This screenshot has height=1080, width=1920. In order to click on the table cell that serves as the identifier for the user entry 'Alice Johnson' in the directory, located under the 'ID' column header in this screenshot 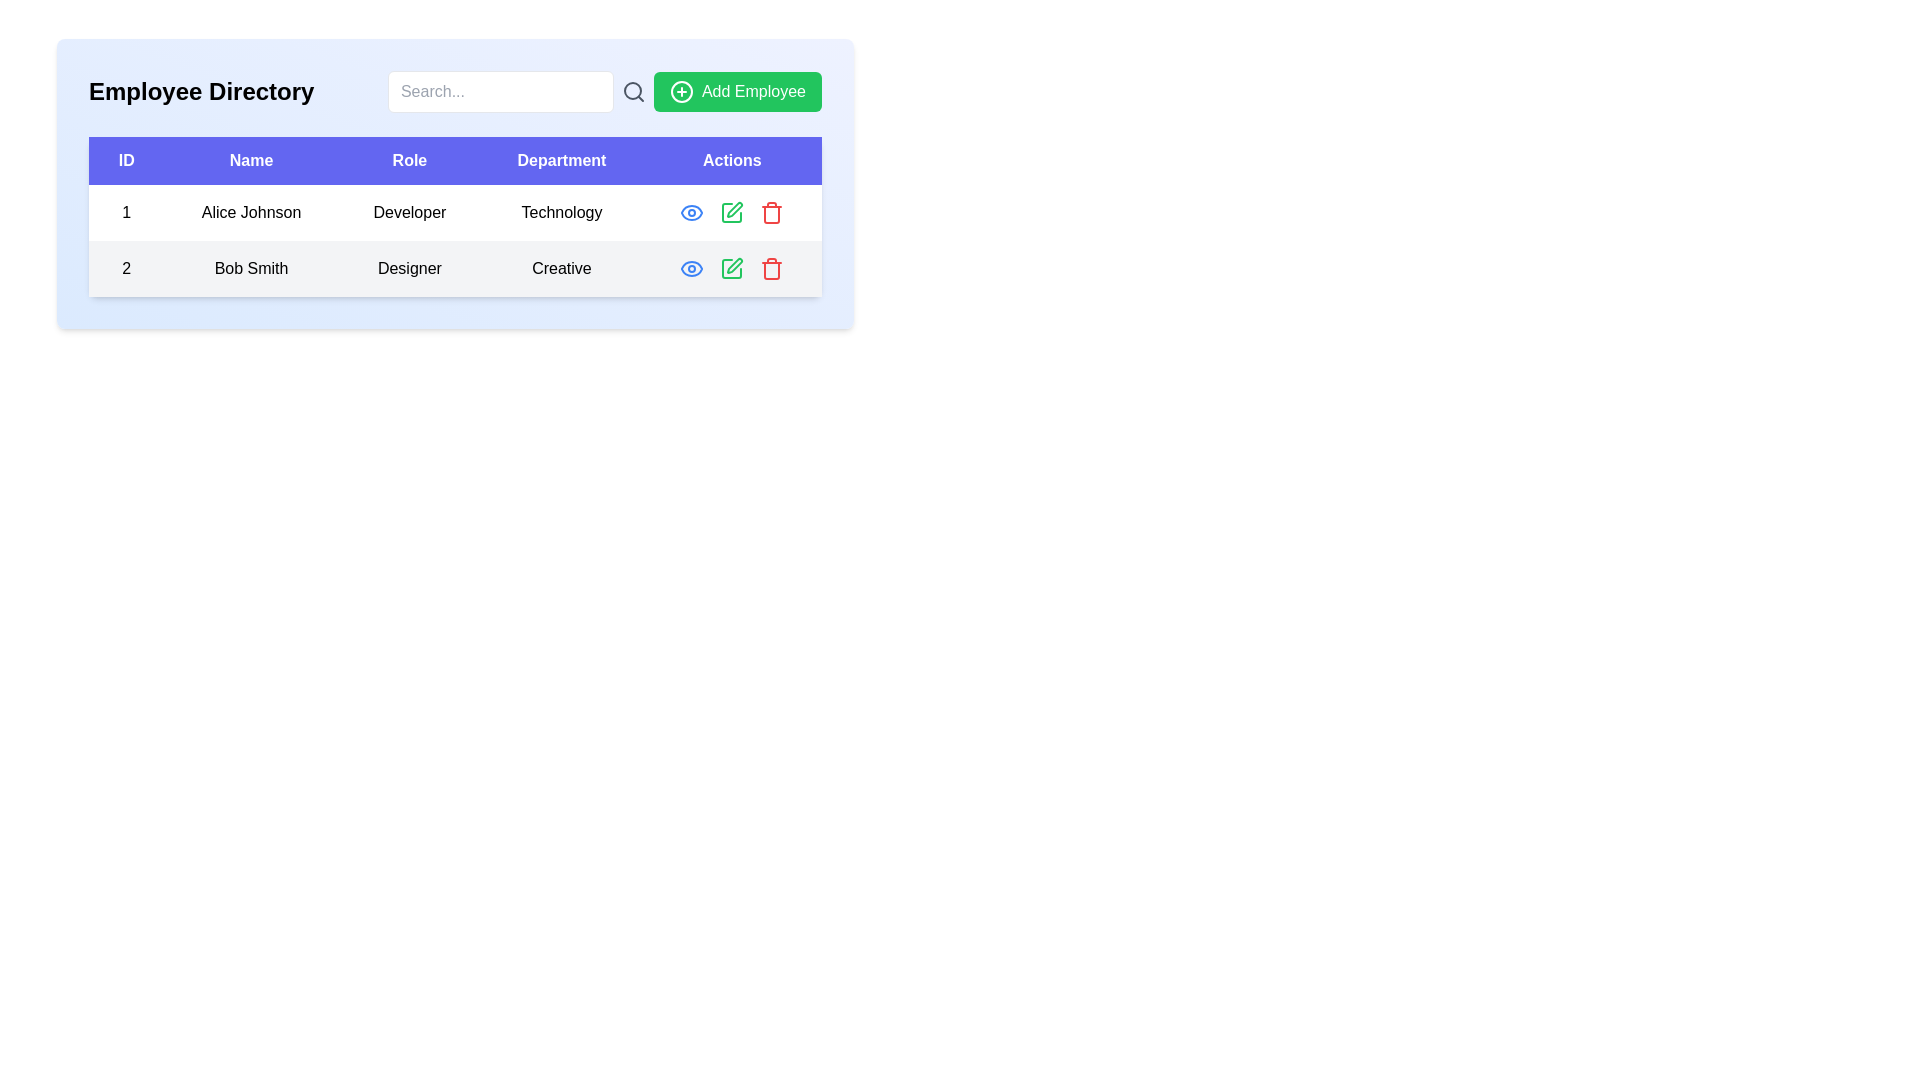, I will do `click(125, 212)`.